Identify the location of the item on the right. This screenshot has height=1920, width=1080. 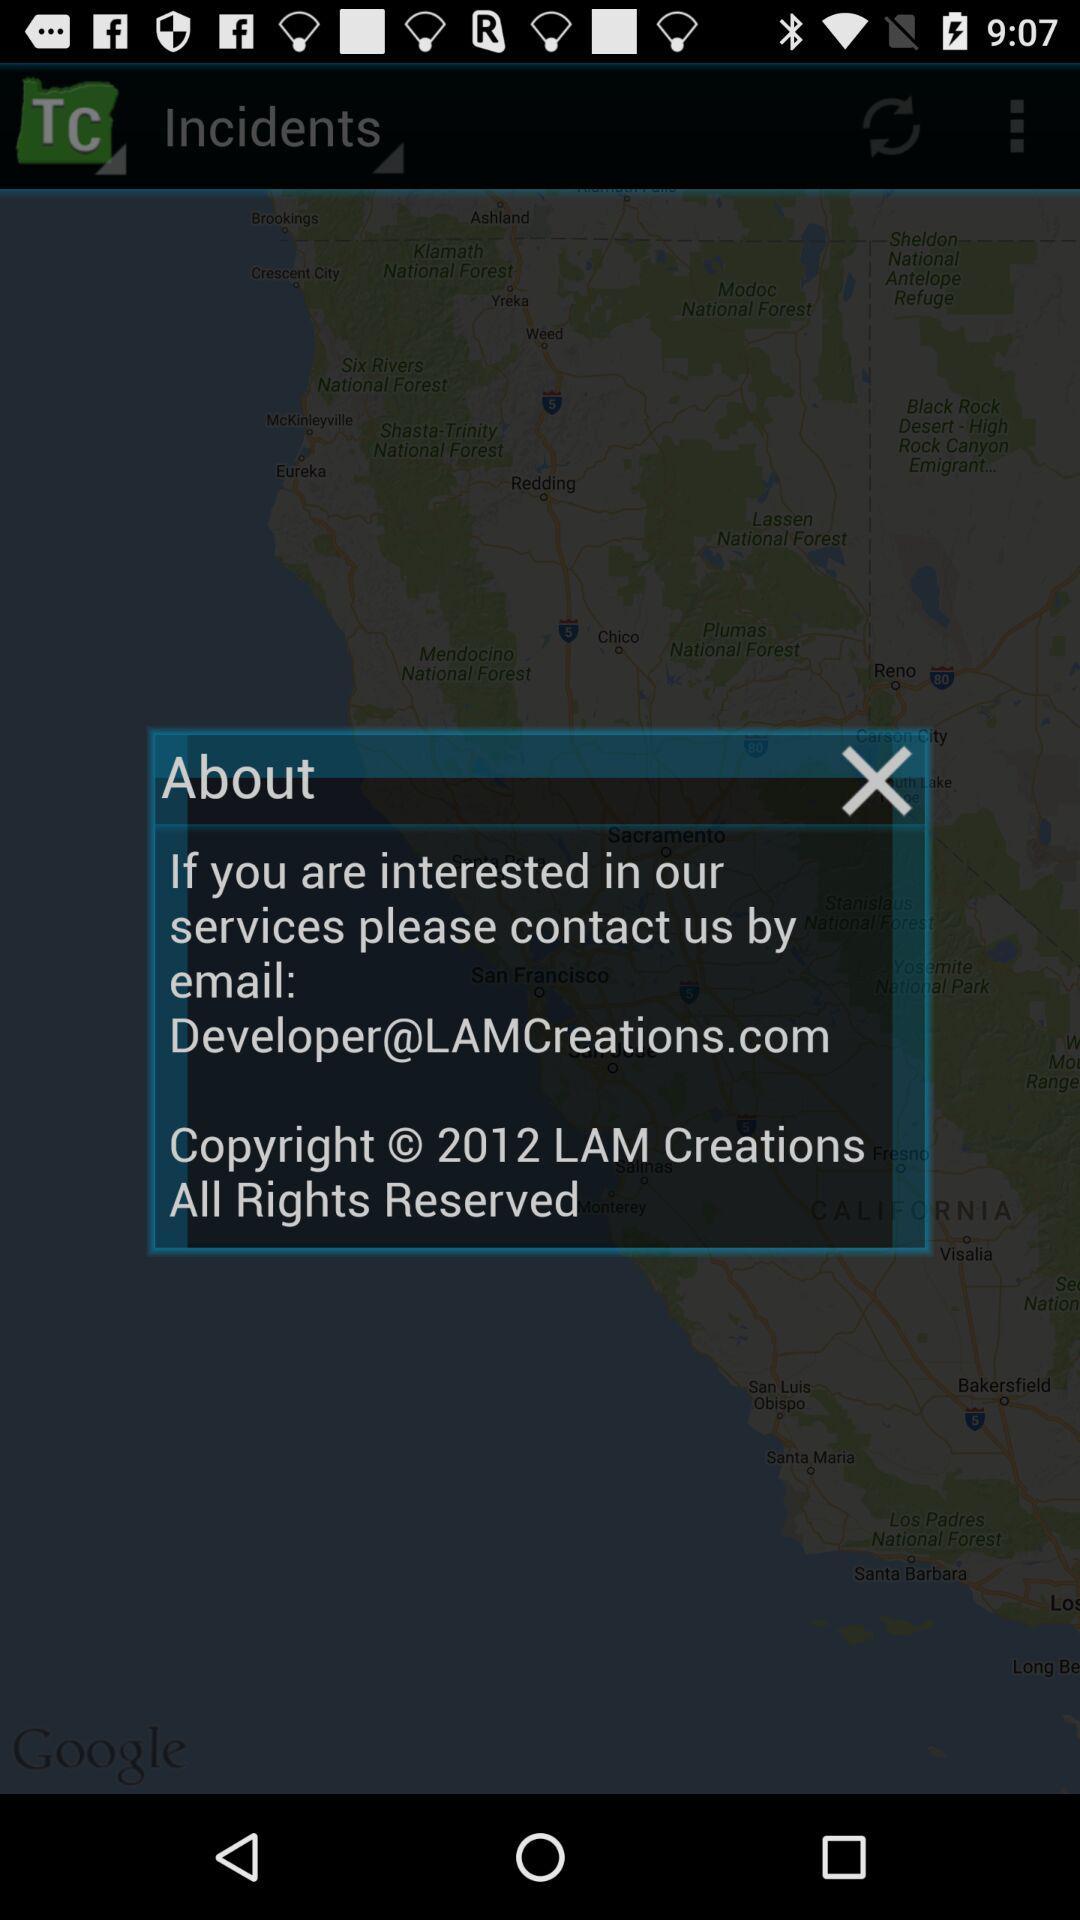
(876, 780).